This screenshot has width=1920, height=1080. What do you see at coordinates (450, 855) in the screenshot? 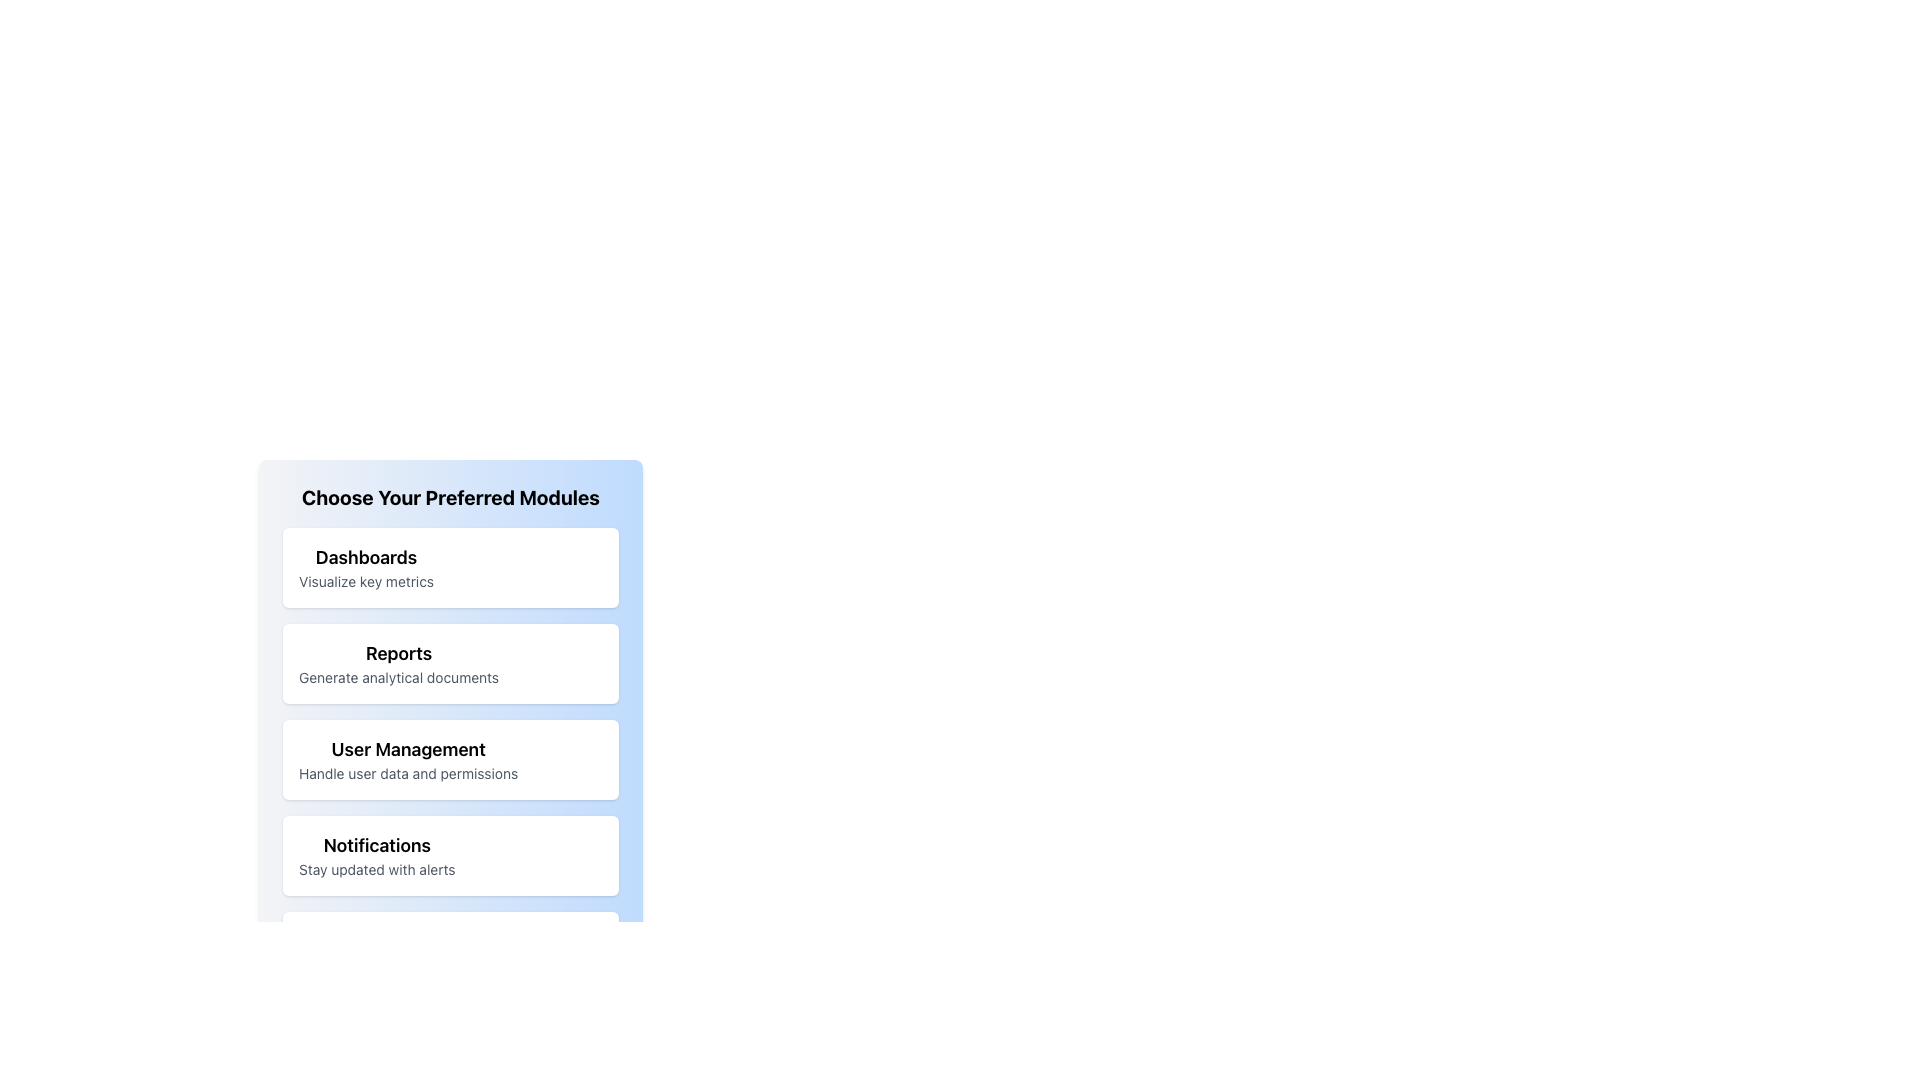
I see `the 'Notifications' card, which is the fourth card in the vertical list under 'Choose Your Preferred Modules'` at bounding box center [450, 855].